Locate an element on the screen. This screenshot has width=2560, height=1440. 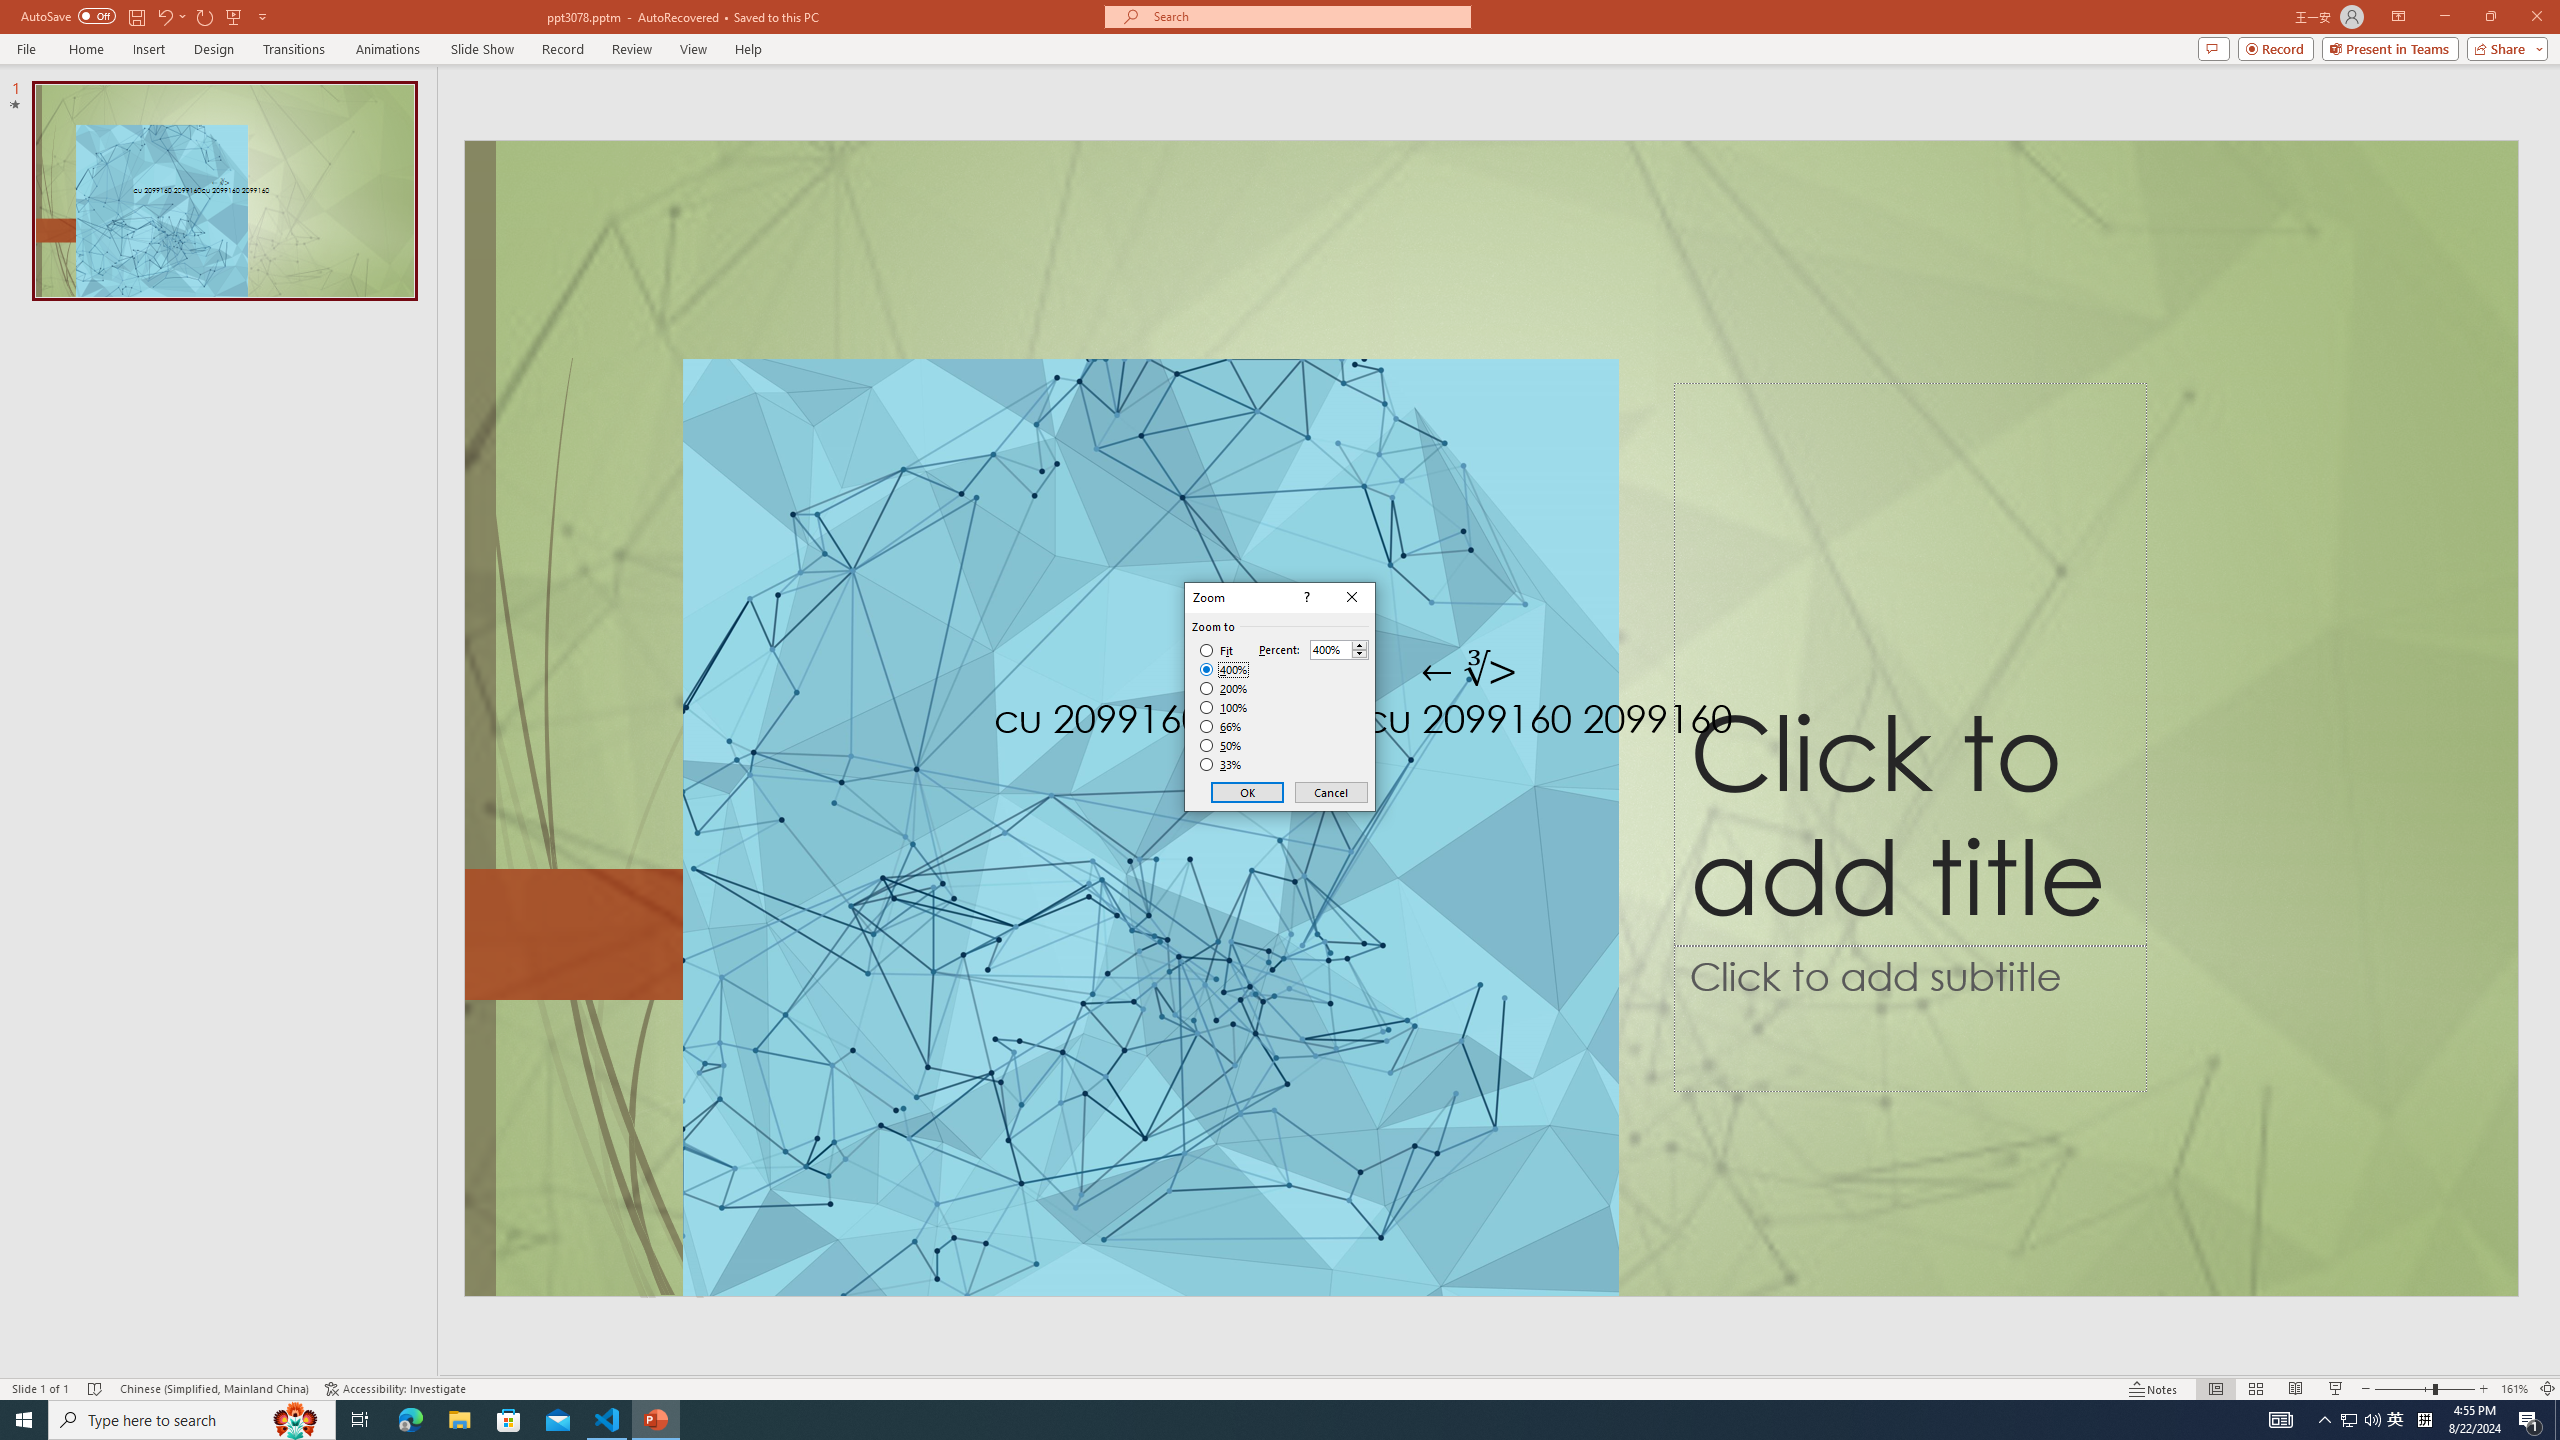
'Percent' is located at coordinates (1340, 648).